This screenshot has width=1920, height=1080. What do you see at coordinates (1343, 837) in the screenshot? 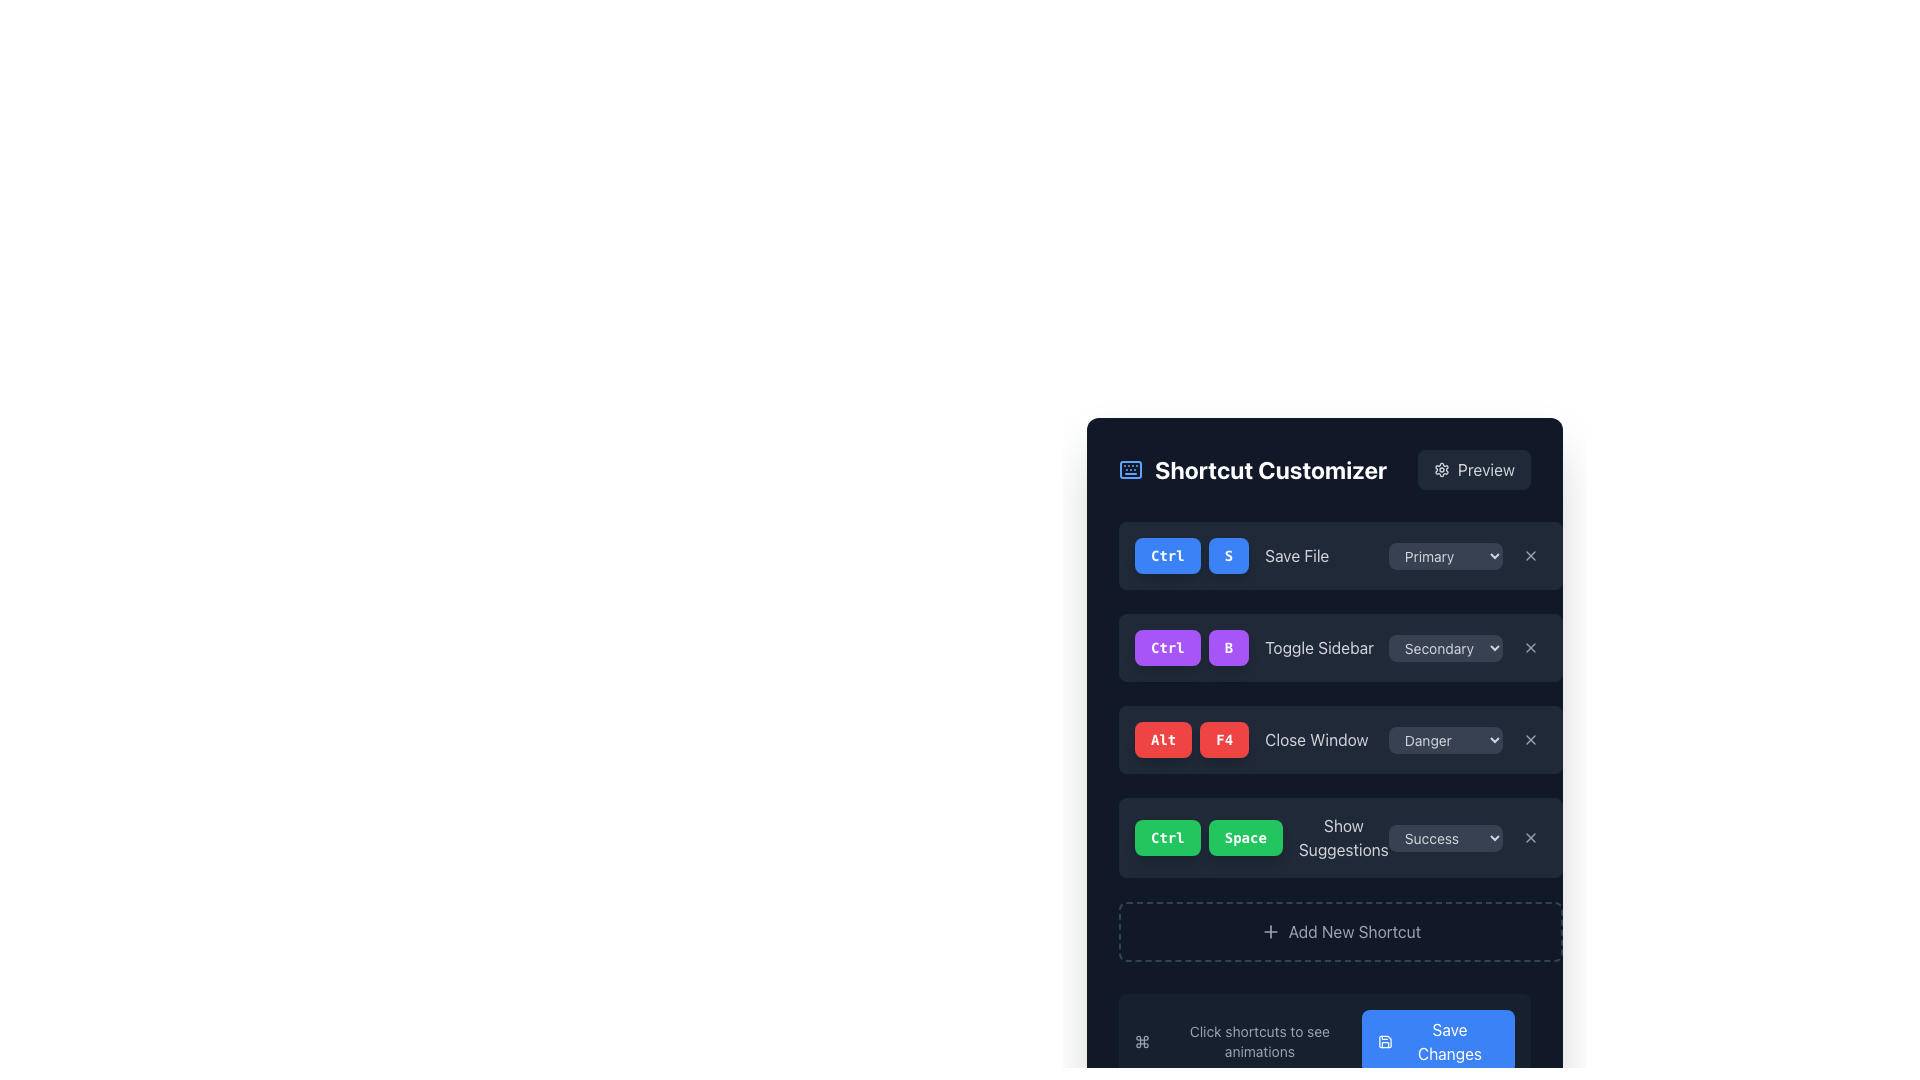
I see `the text label positioned at the bottom-right of the horizontal row, which indicates the functionality of the associated shortcut components` at bounding box center [1343, 837].